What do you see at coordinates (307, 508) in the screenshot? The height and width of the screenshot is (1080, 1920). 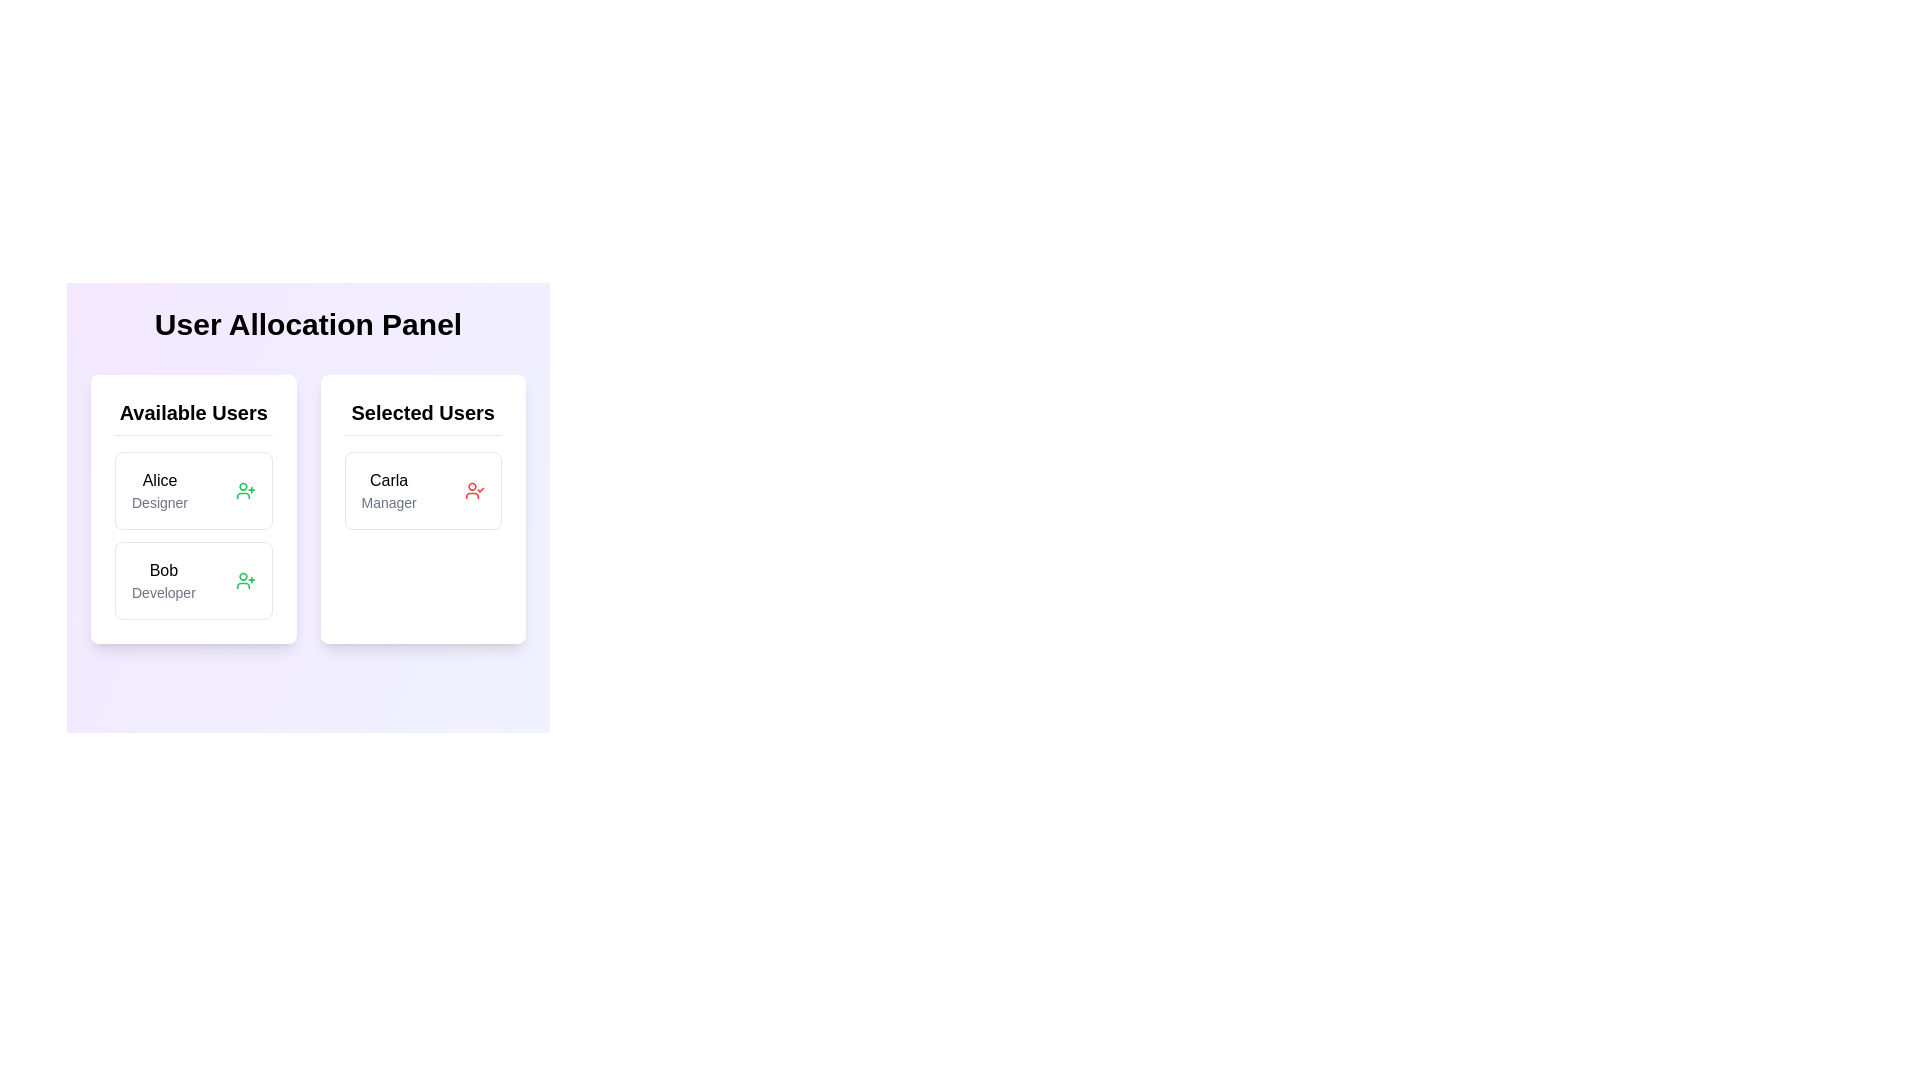 I see `one of the interactive buttons within the User Allocation Panel to transfer users between Available Users and Selected Users` at bounding box center [307, 508].